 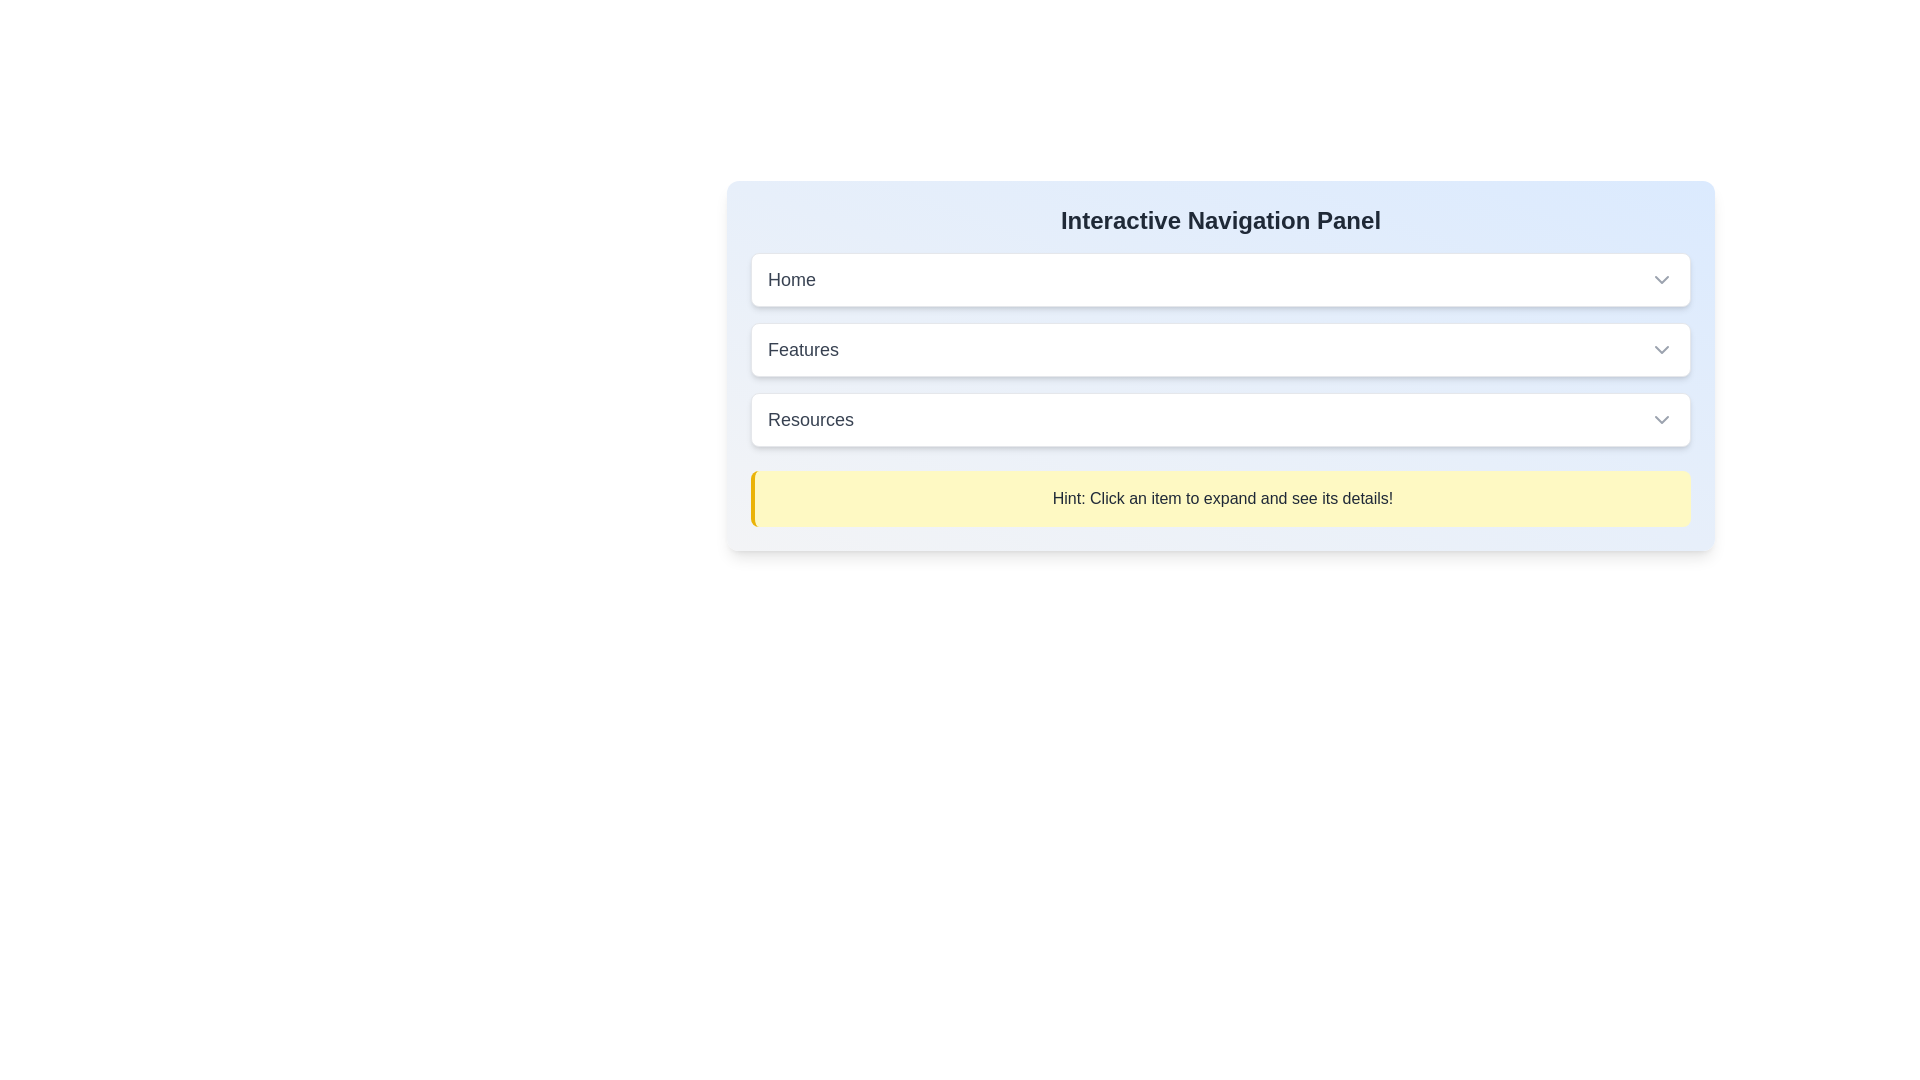 What do you see at coordinates (1219, 389) in the screenshot?
I see `the Accordion navigation panel located within the 'Interactive Navigation Panel' card` at bounding box center [1219, 389].